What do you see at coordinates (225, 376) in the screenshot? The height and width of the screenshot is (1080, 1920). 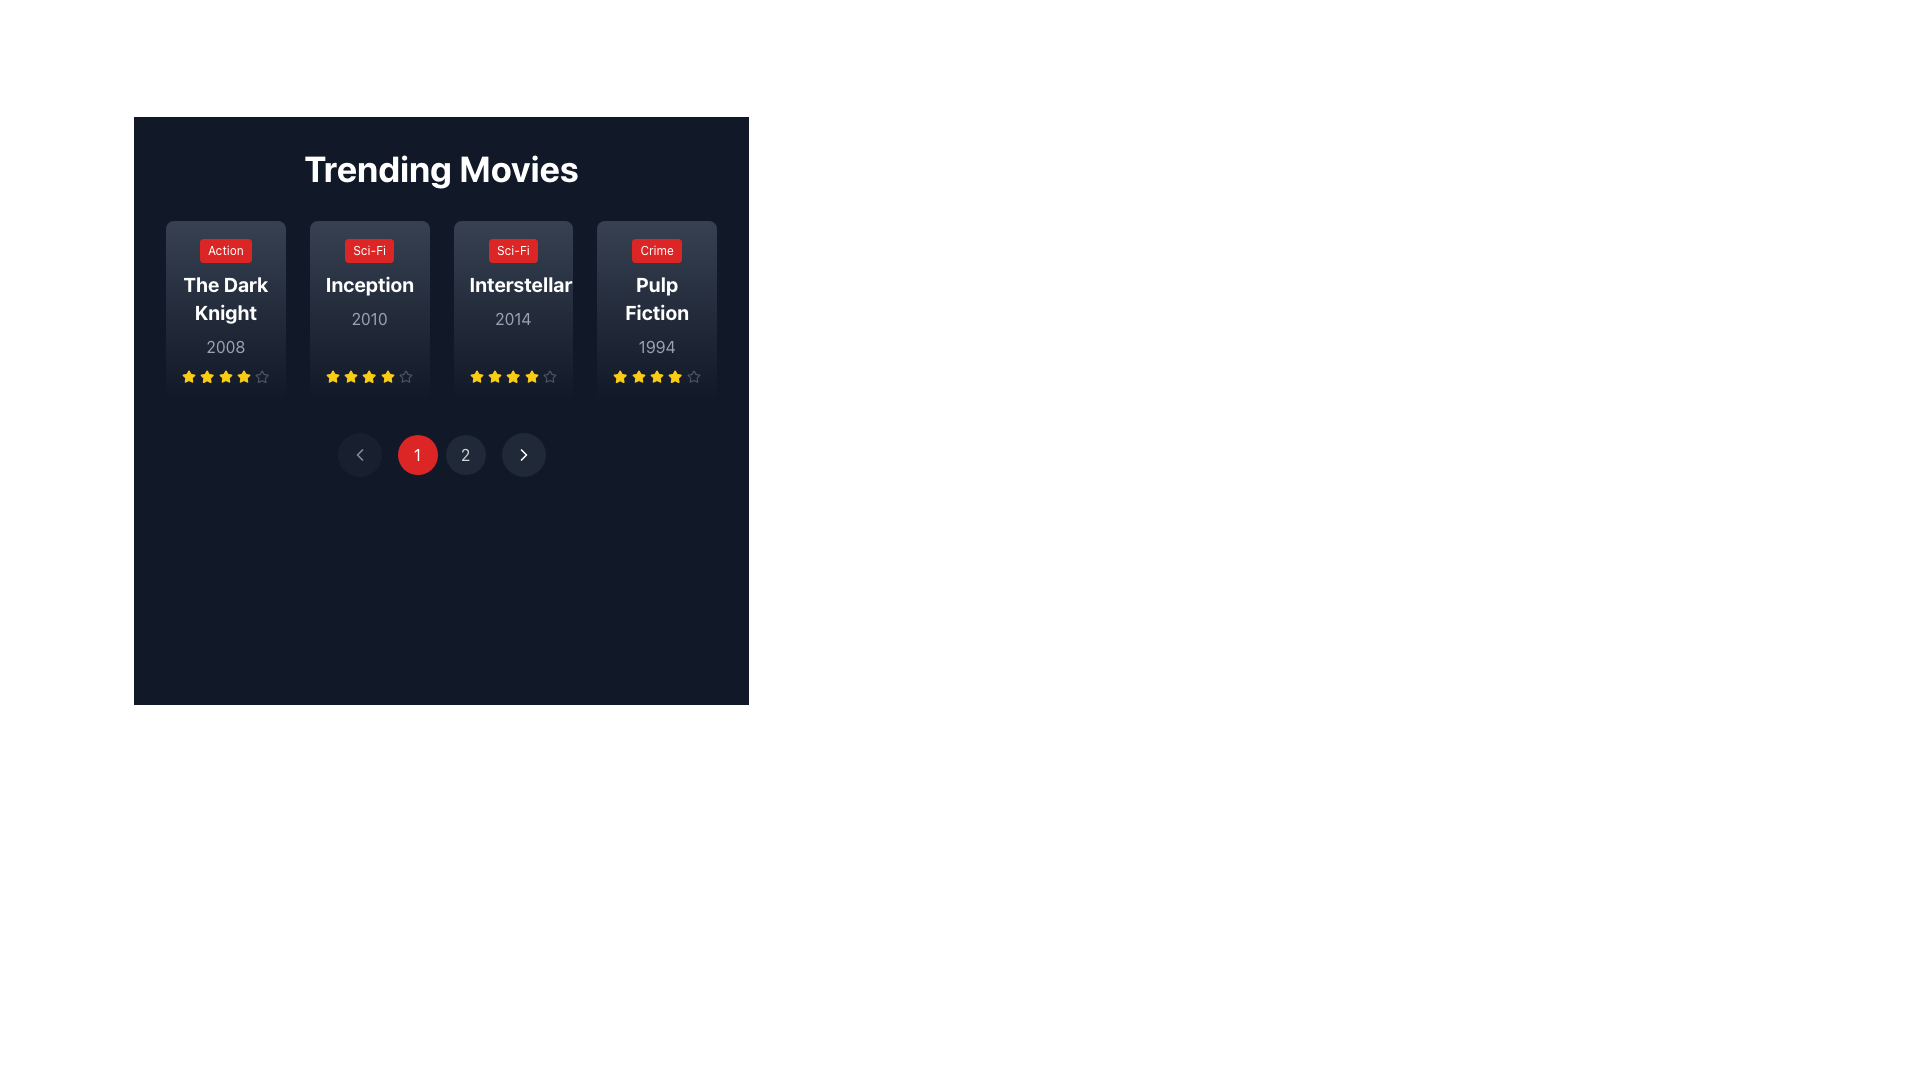 I see `the fourth yellow star icon in the rating component displayed under 'The Dark Knight' (2008)` at bounding box center [225, 376].